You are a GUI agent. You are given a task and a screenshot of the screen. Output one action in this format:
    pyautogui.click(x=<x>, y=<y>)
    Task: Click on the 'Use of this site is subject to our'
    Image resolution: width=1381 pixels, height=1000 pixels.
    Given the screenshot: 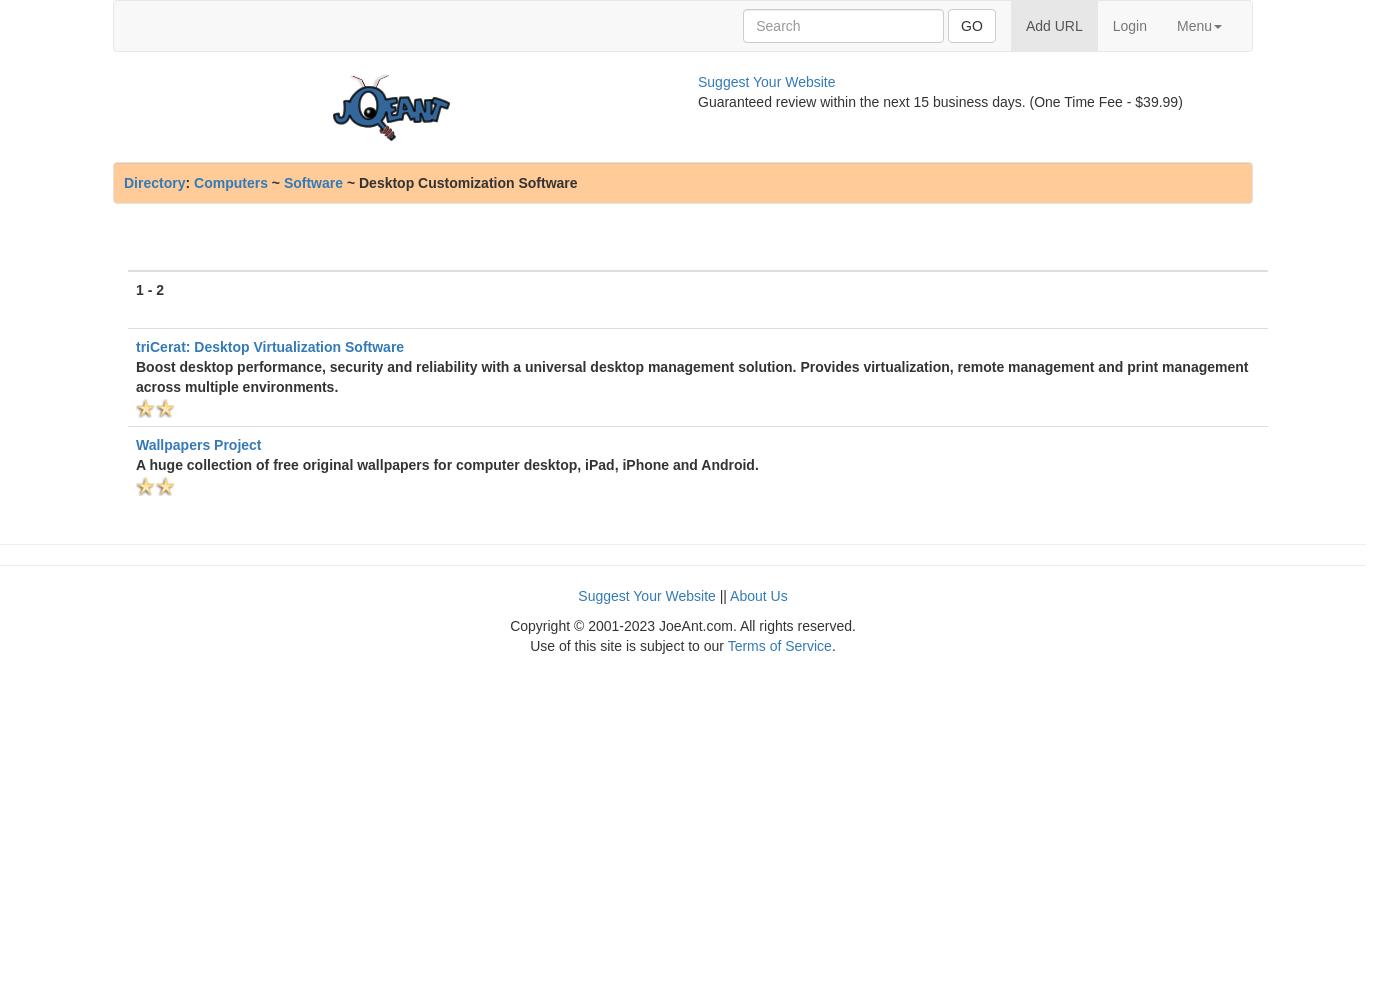 What is the action you would take?
    pyautogui.click(x=627, y=645)
    